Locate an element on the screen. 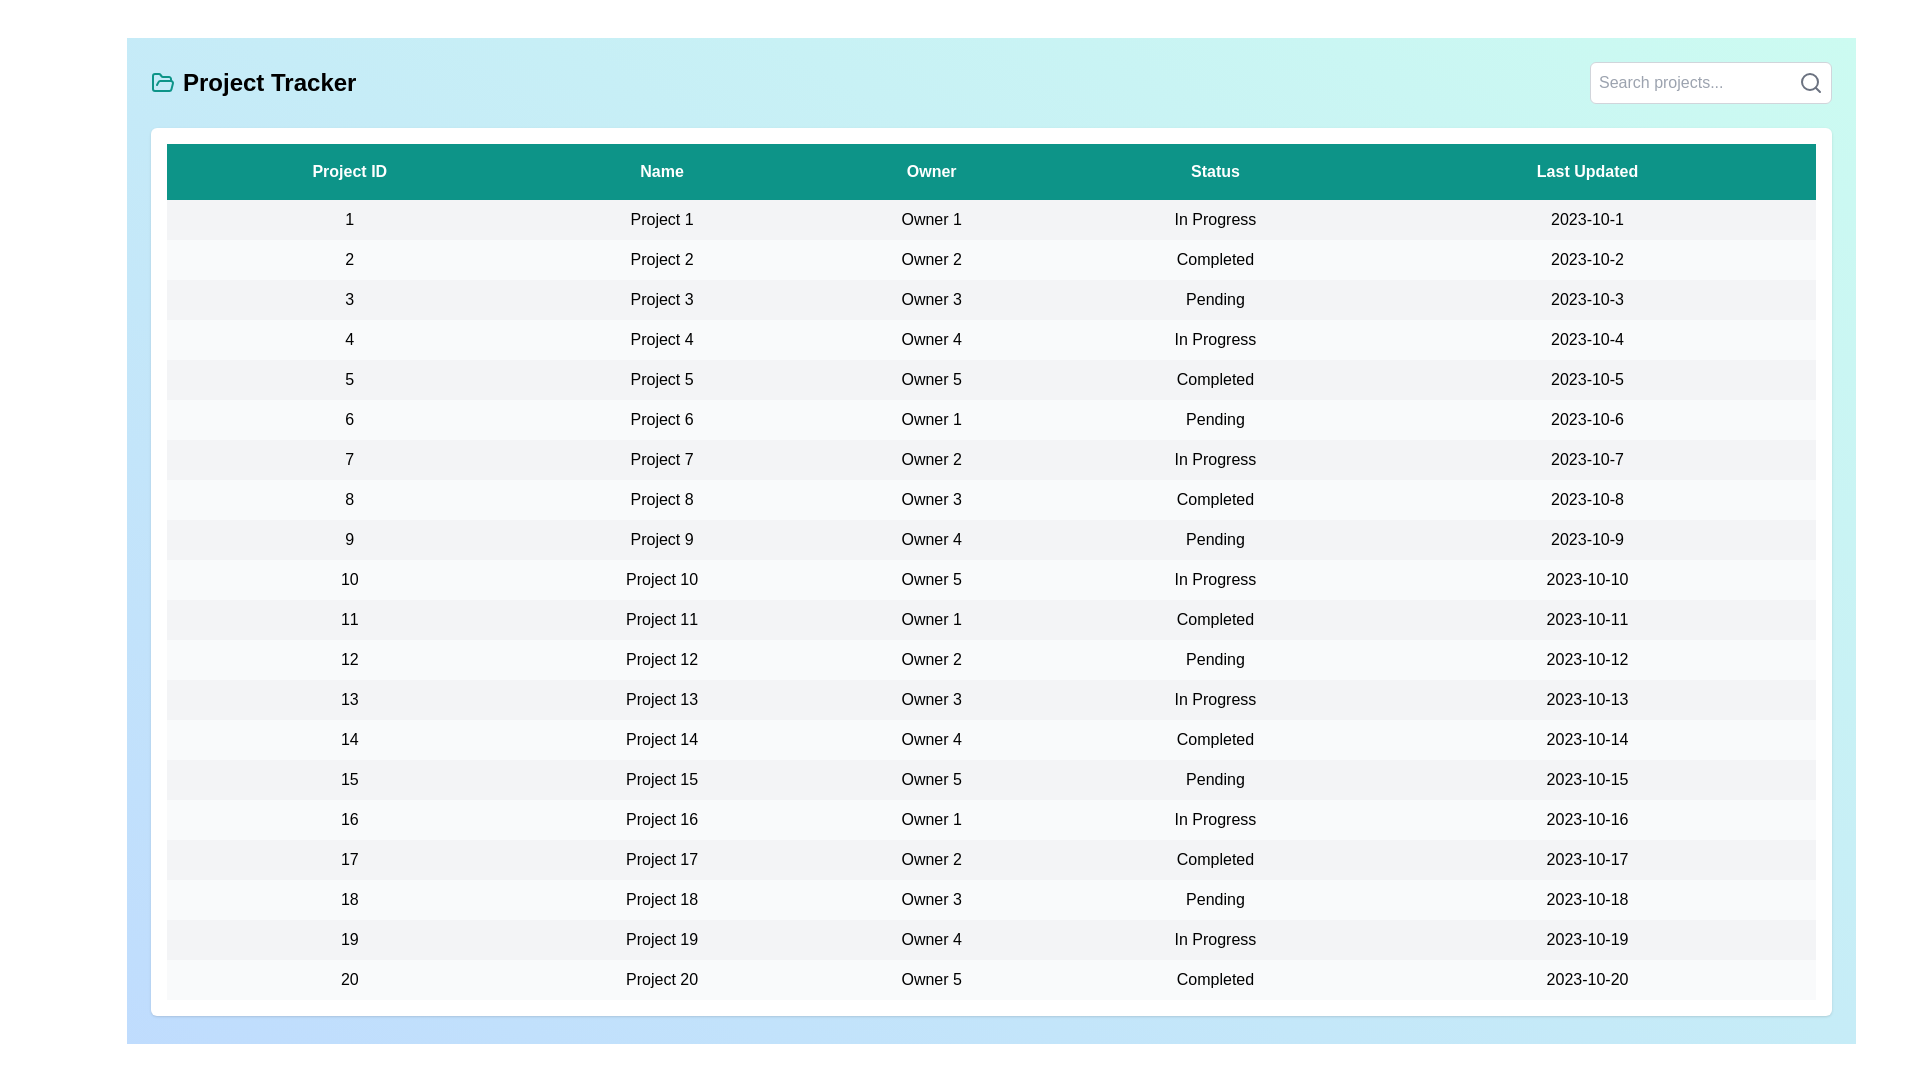 Image resolution: width=1920 pixels, height=1080 pixels. the column header Owner to sort the table by that column is located at coordinates (930, 171).